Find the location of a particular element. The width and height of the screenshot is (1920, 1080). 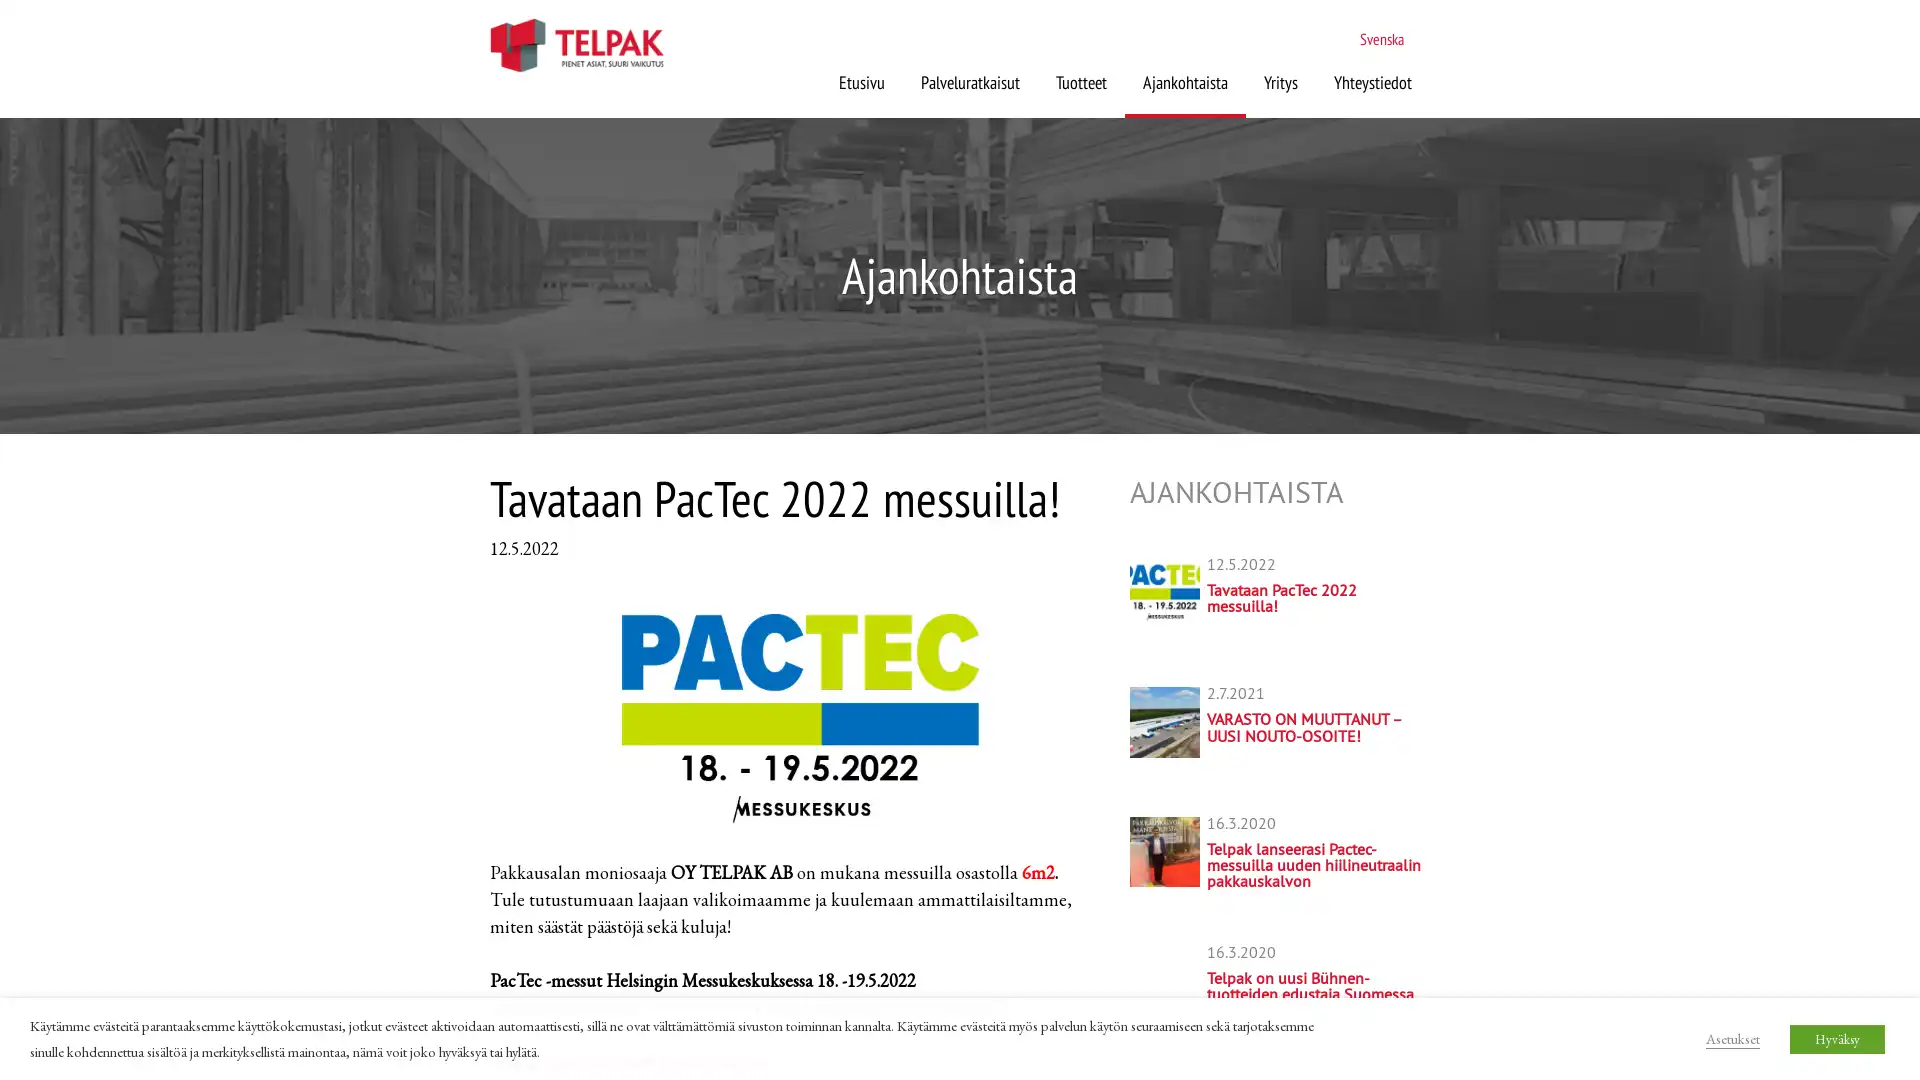

Hyvaksy is located at coordinates (1837, 1037).